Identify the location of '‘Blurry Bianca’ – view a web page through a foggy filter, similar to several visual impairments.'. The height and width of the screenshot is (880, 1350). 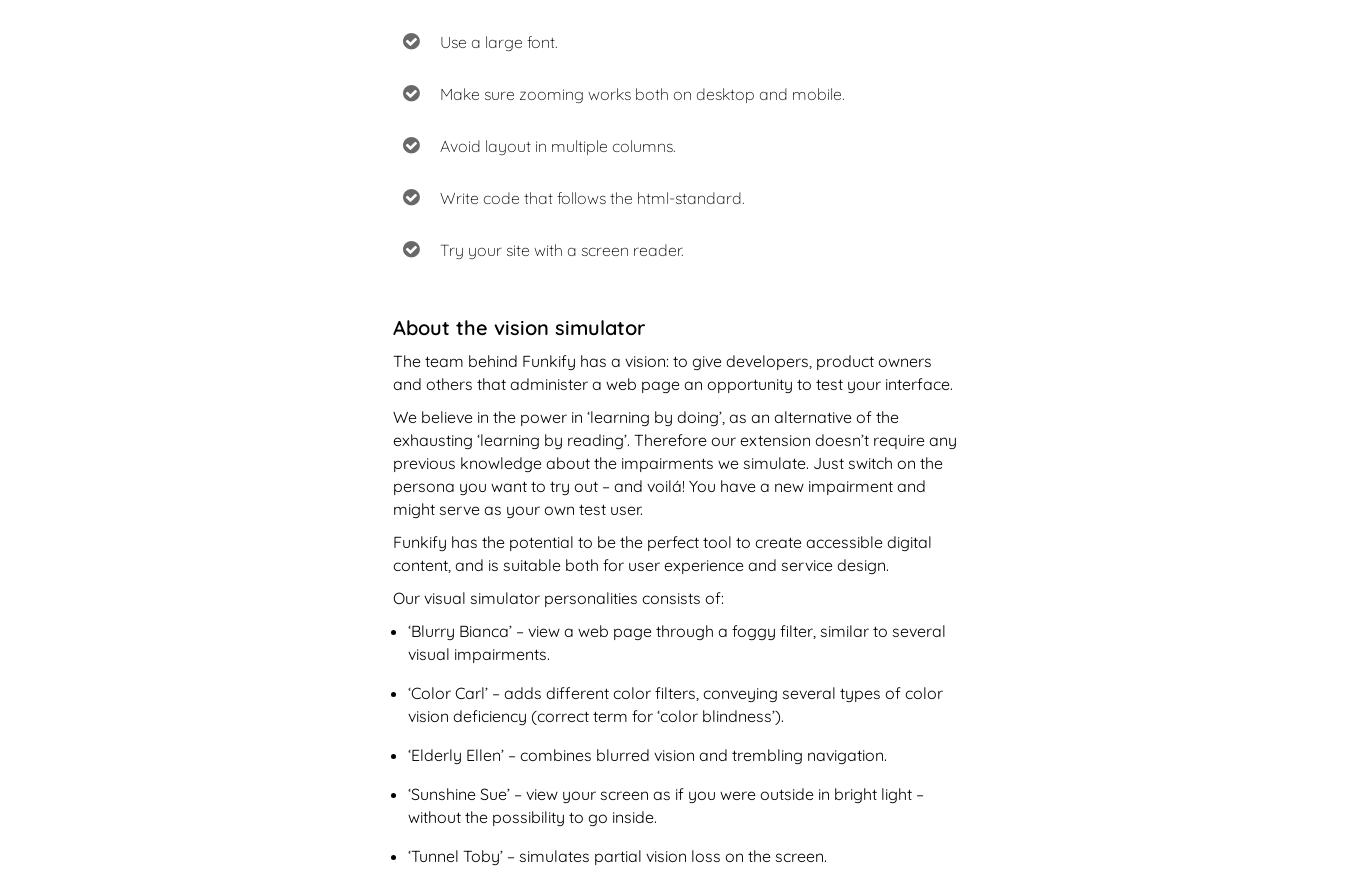
(675, 641).